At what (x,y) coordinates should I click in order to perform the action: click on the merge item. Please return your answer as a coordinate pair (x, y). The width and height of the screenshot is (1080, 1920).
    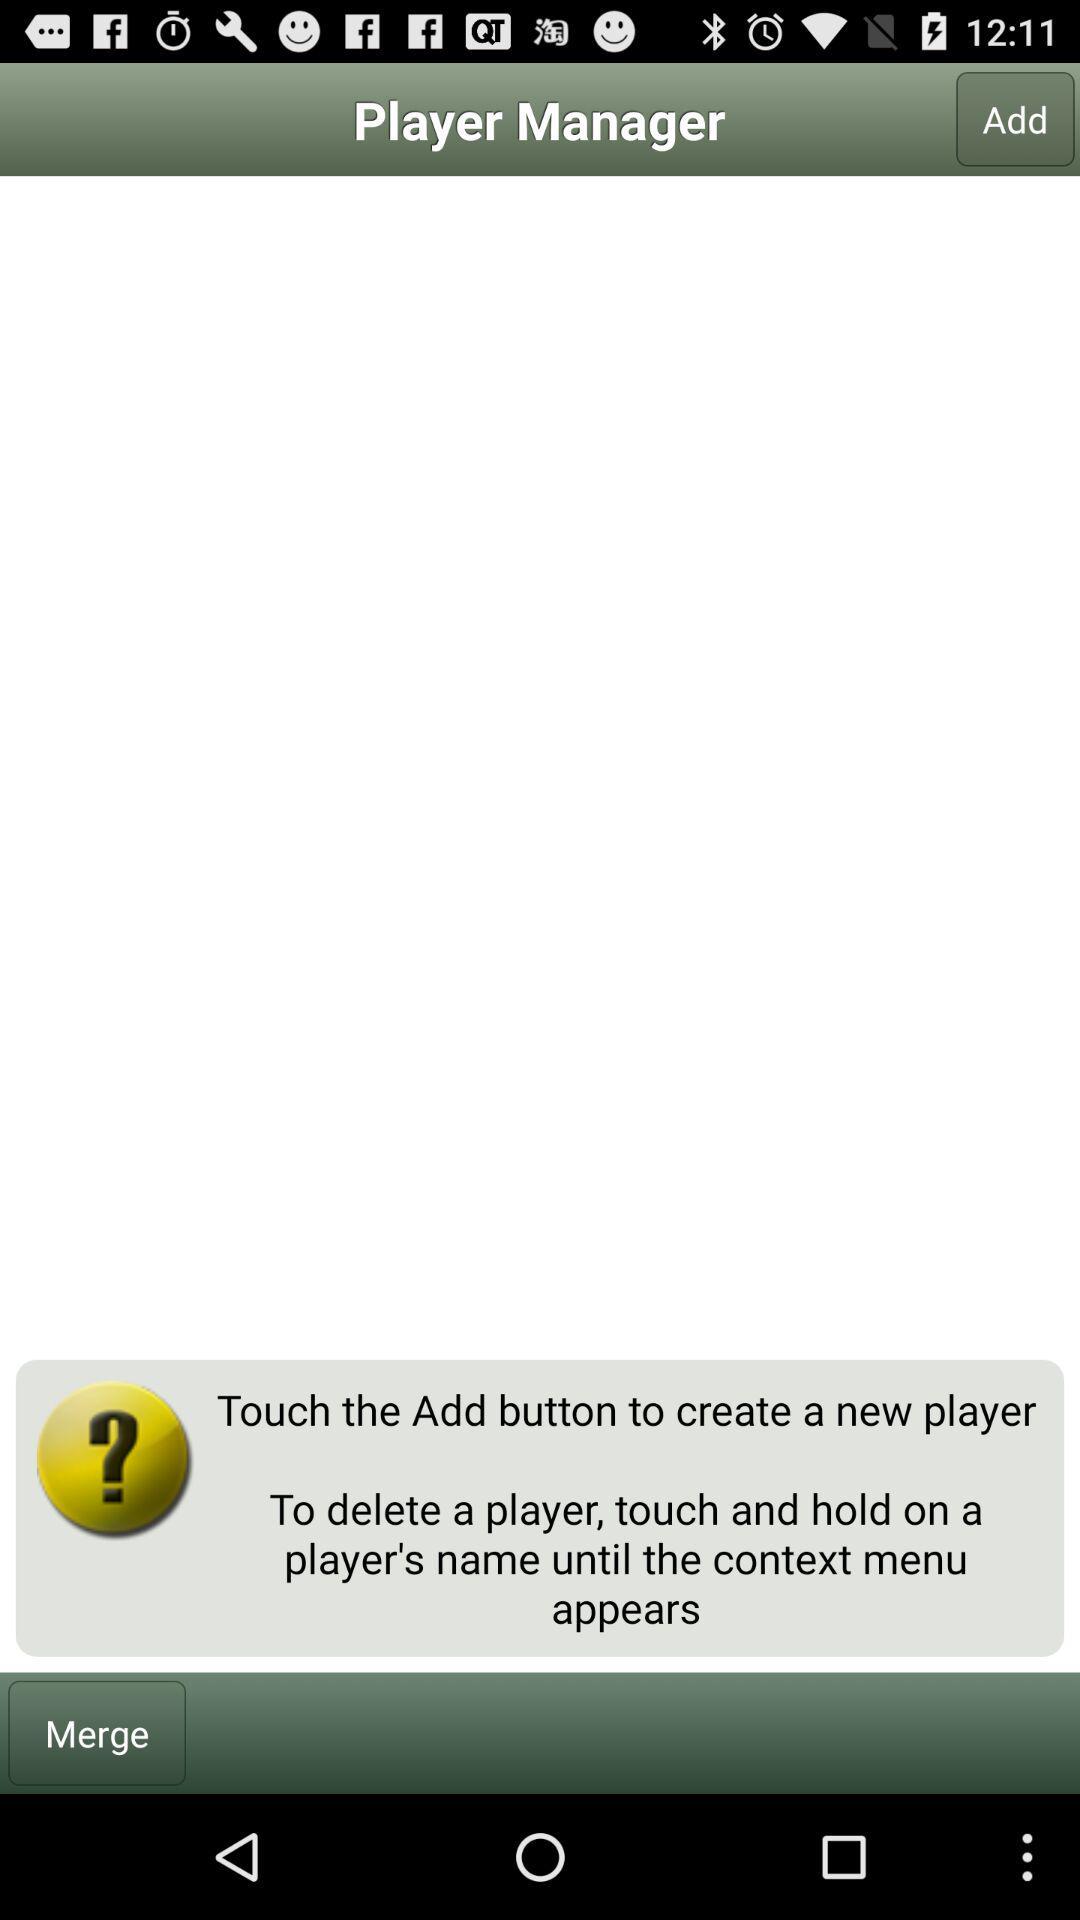
    Looking at the image, I should click on (97, 1732).